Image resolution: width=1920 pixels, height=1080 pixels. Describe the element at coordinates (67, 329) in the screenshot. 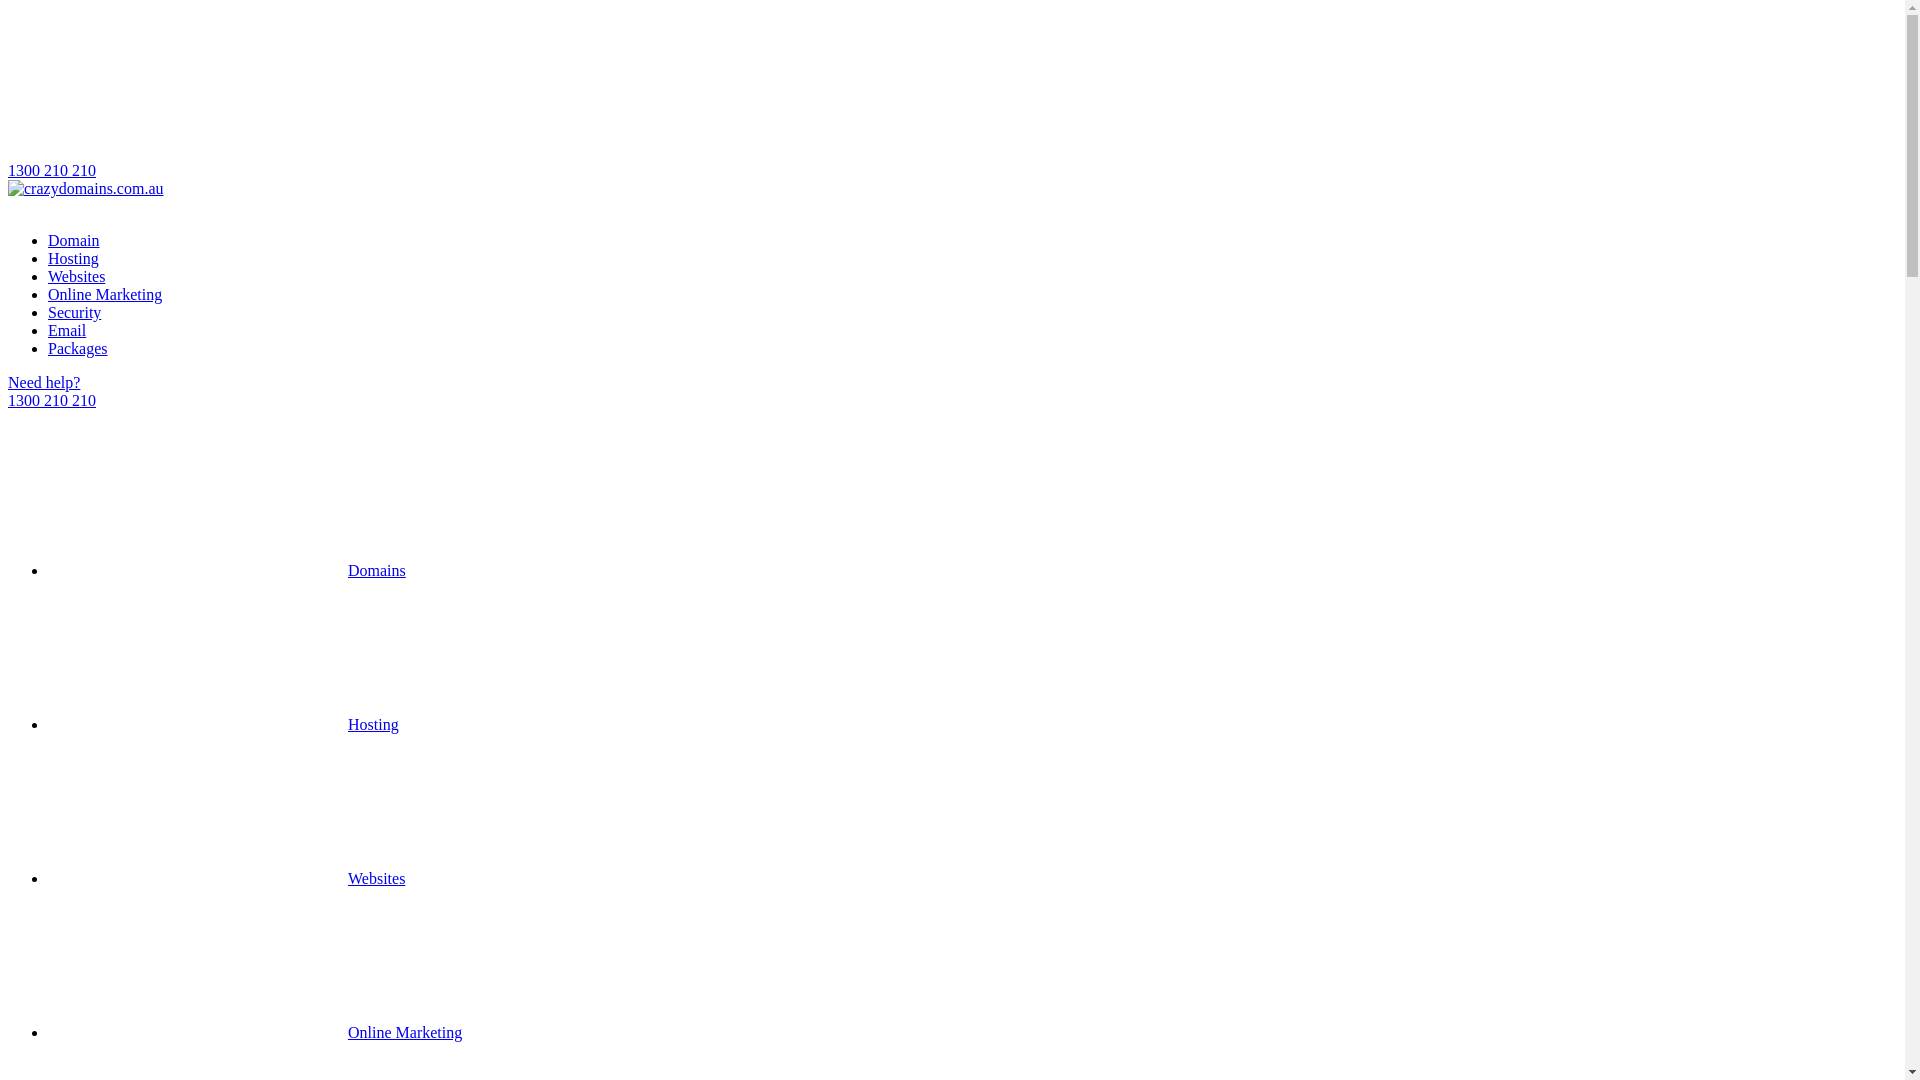

I see `'Email'` at that location.